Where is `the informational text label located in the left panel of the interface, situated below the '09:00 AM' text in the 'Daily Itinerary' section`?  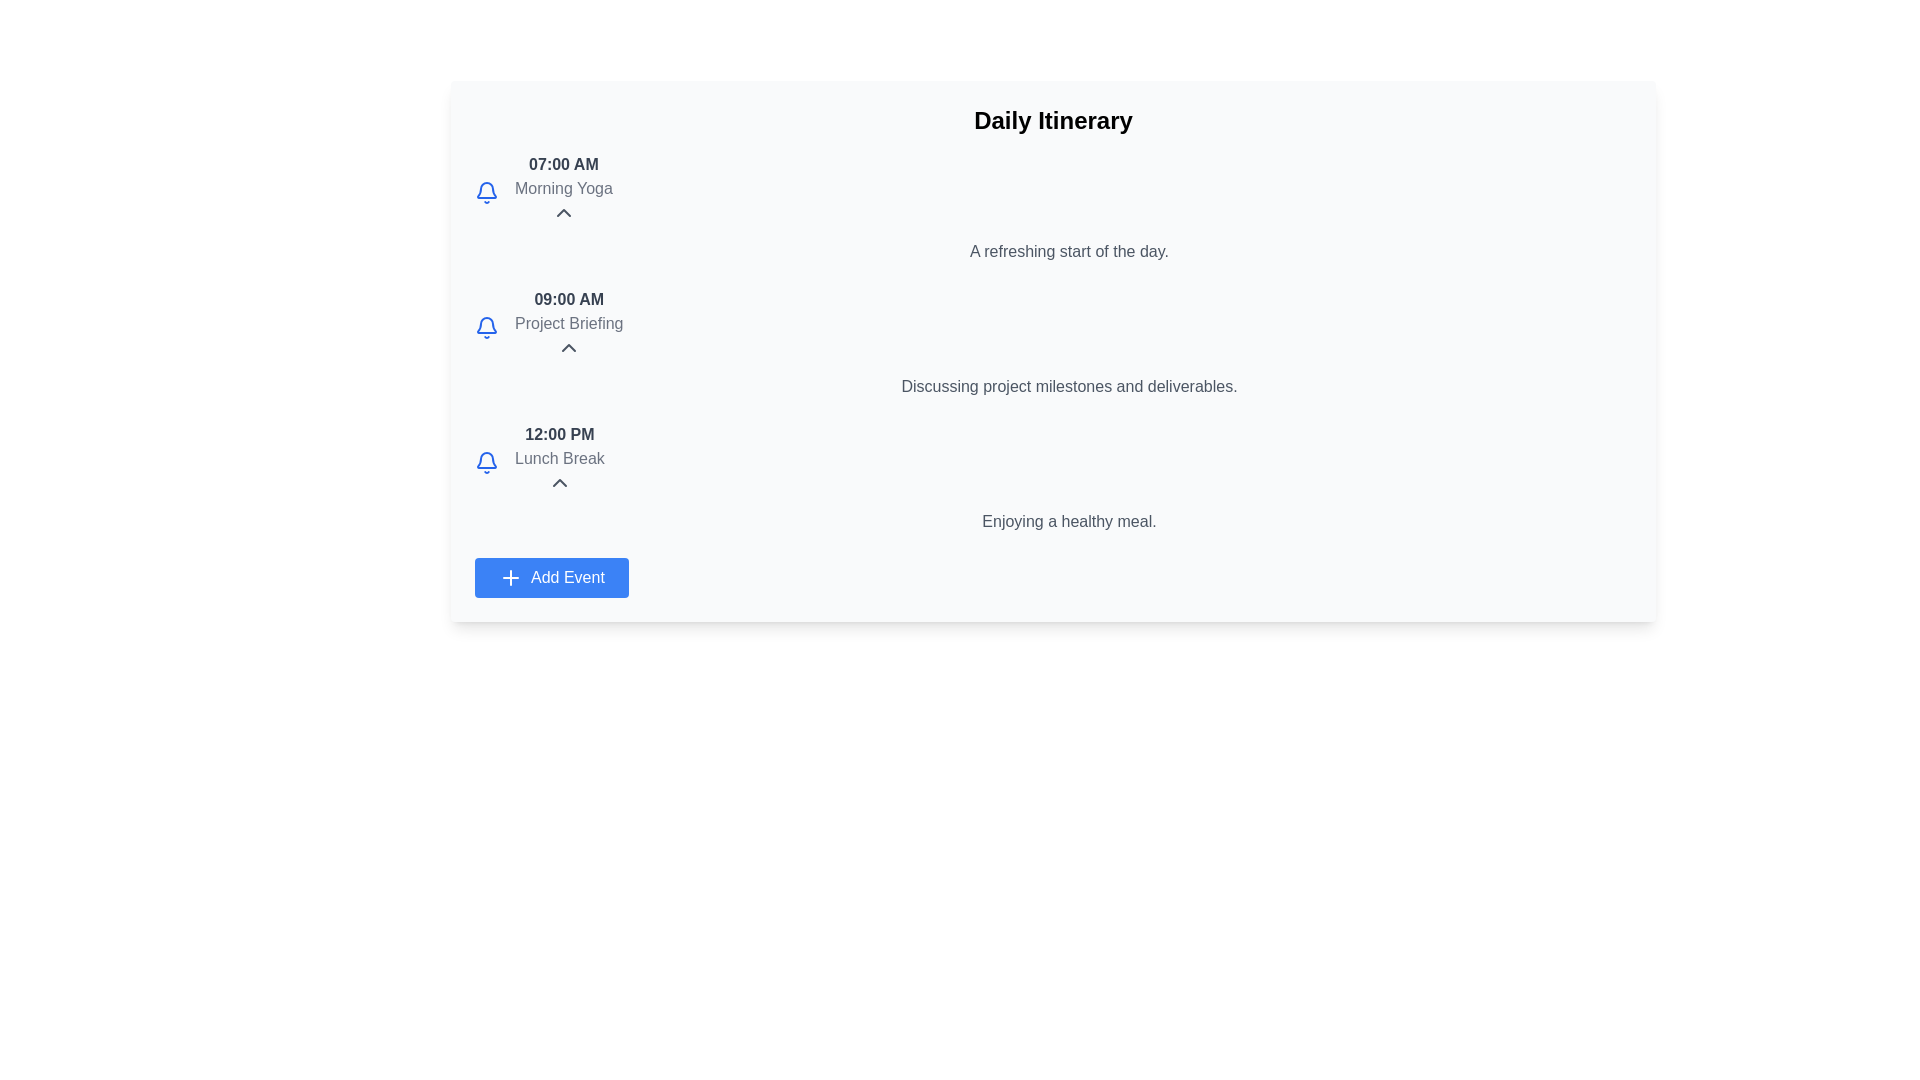 the informational text label located in the left panel of the interface, situated below the '09:00 AM' text in the 'Daily Itinerary' section is located at coordinates (568, 323).